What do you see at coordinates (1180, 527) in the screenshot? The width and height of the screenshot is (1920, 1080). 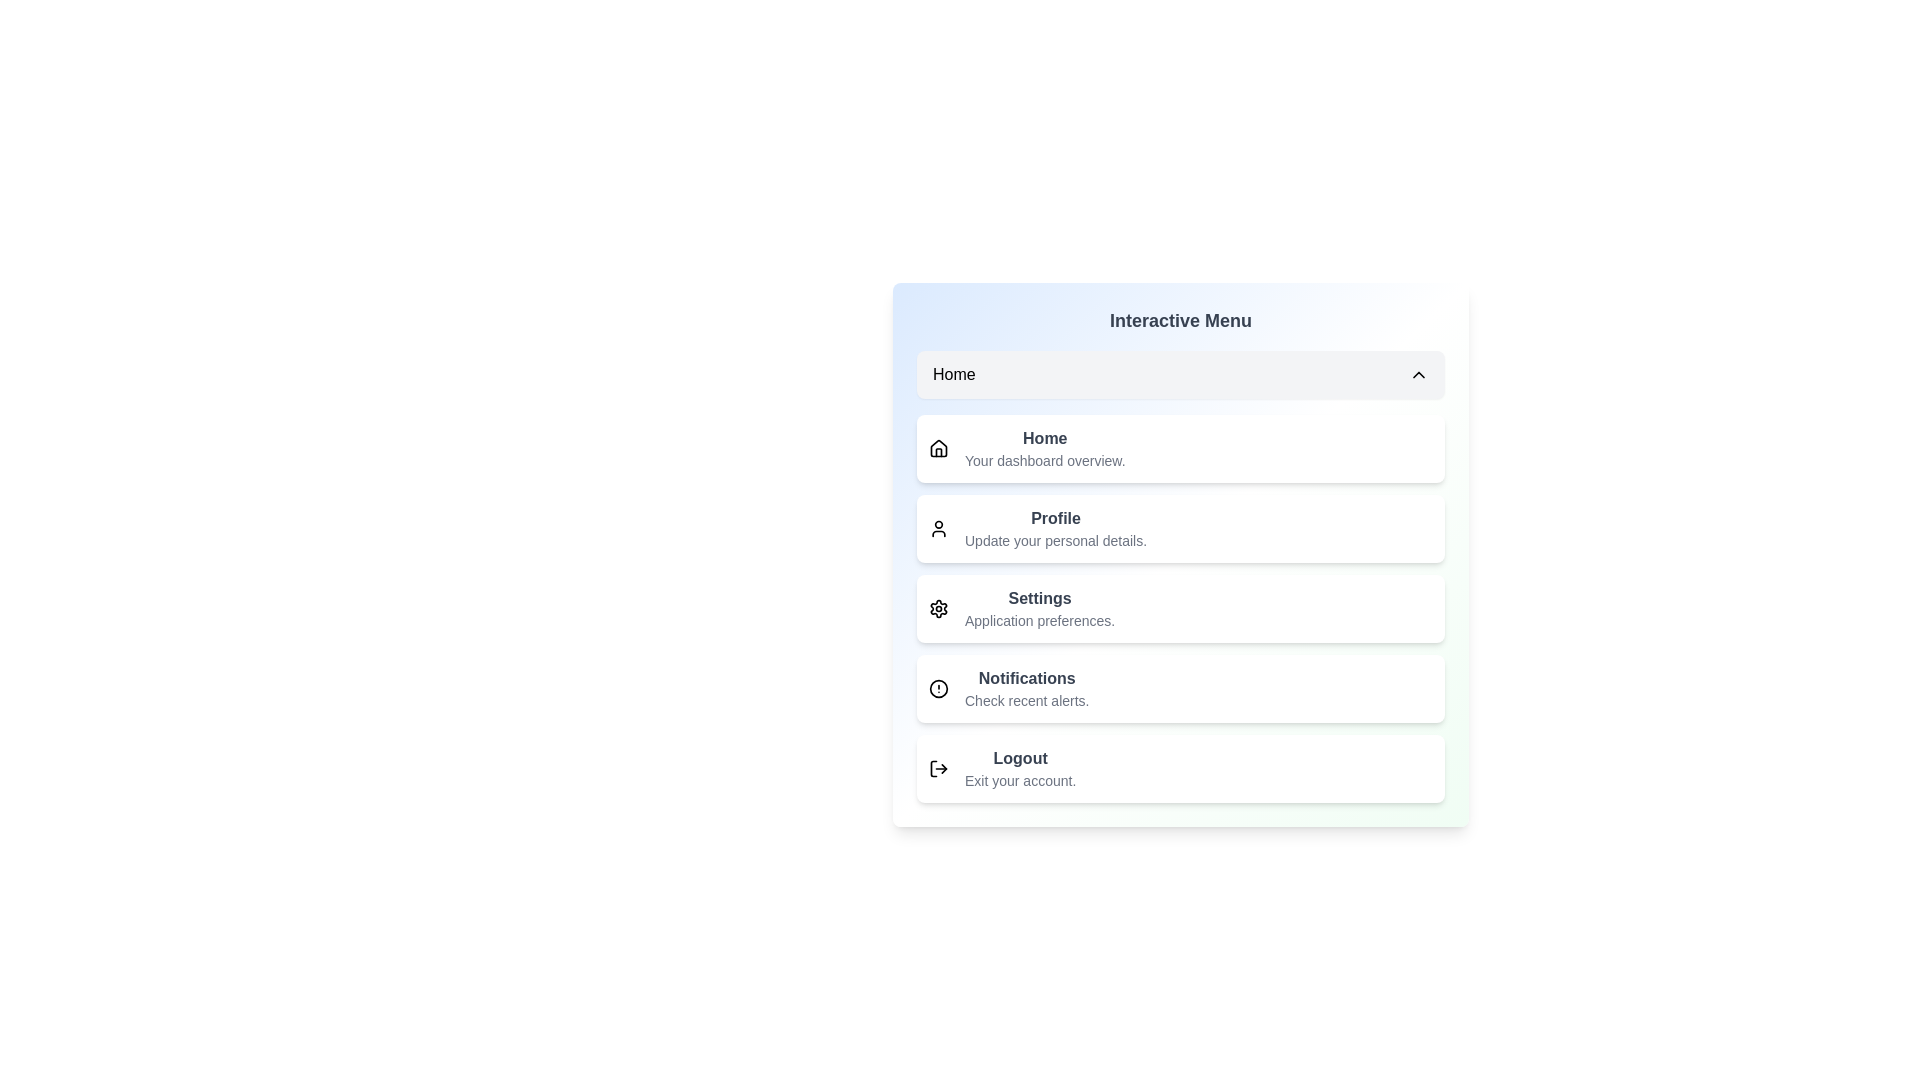 I see `the menu option Profile` at bounding box center [1180, 527].